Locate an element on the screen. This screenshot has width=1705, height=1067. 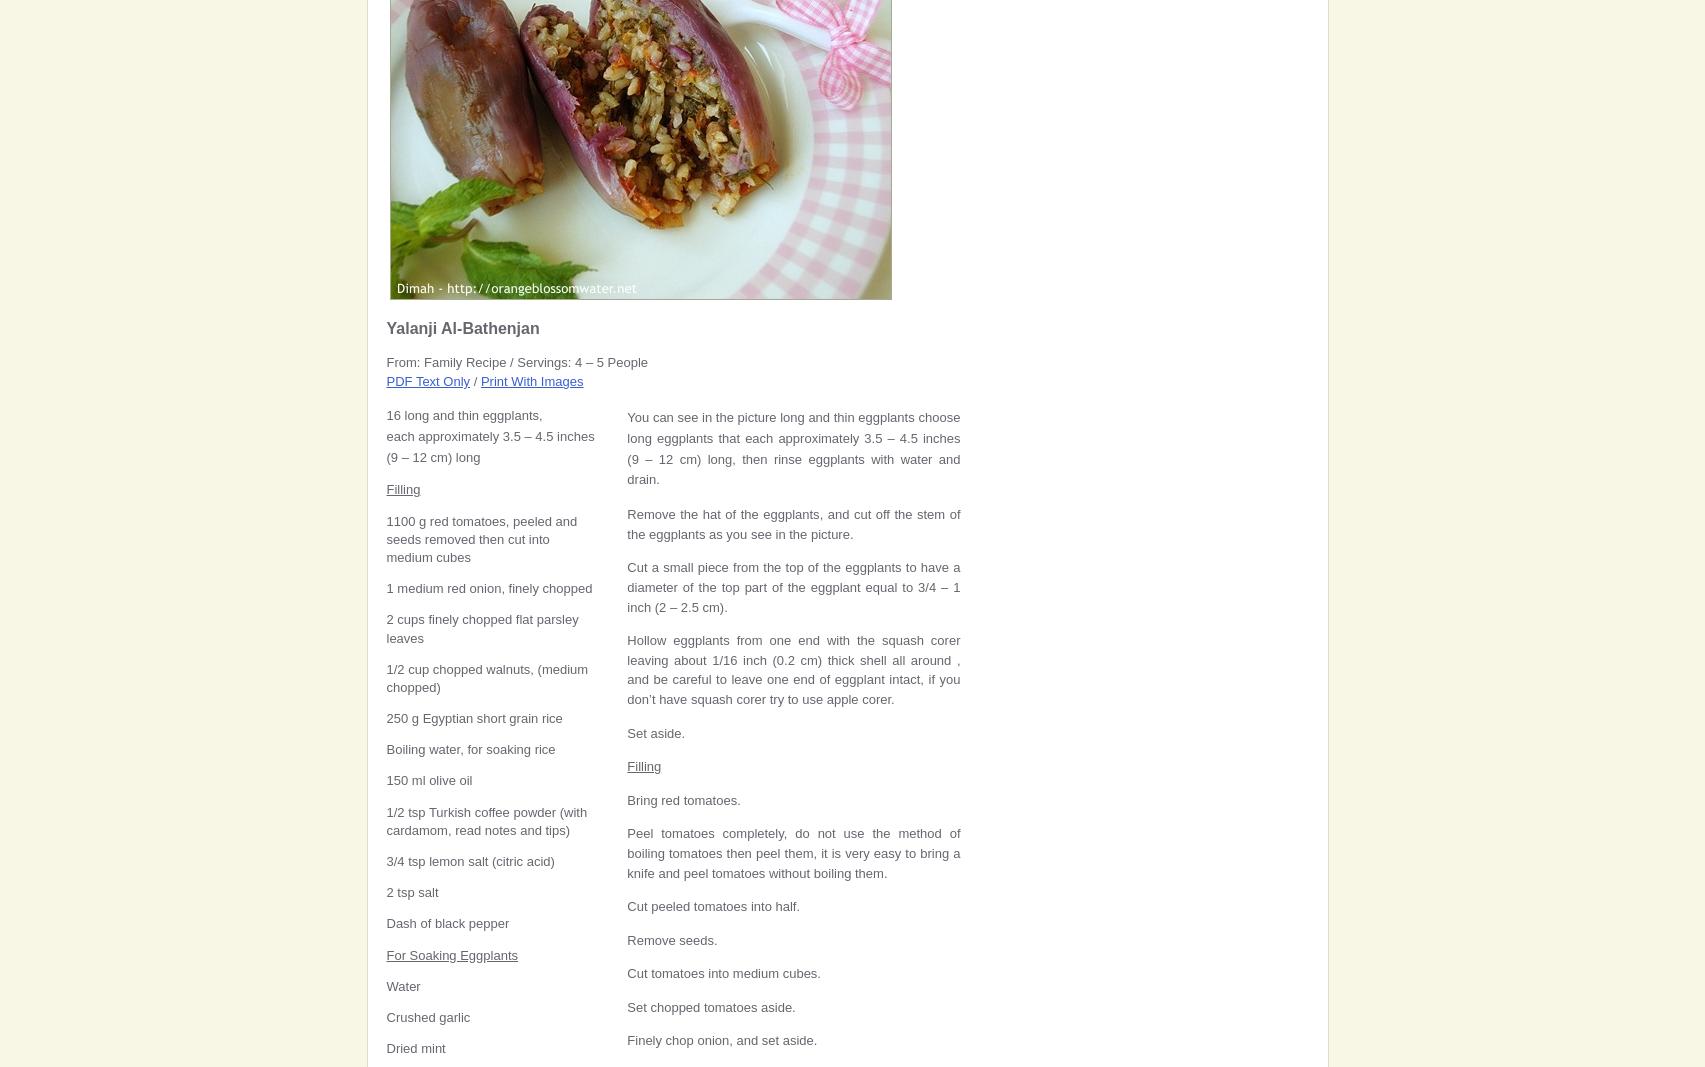
'Boiling water, for soaking rice' is located at coordinates (469, 748).